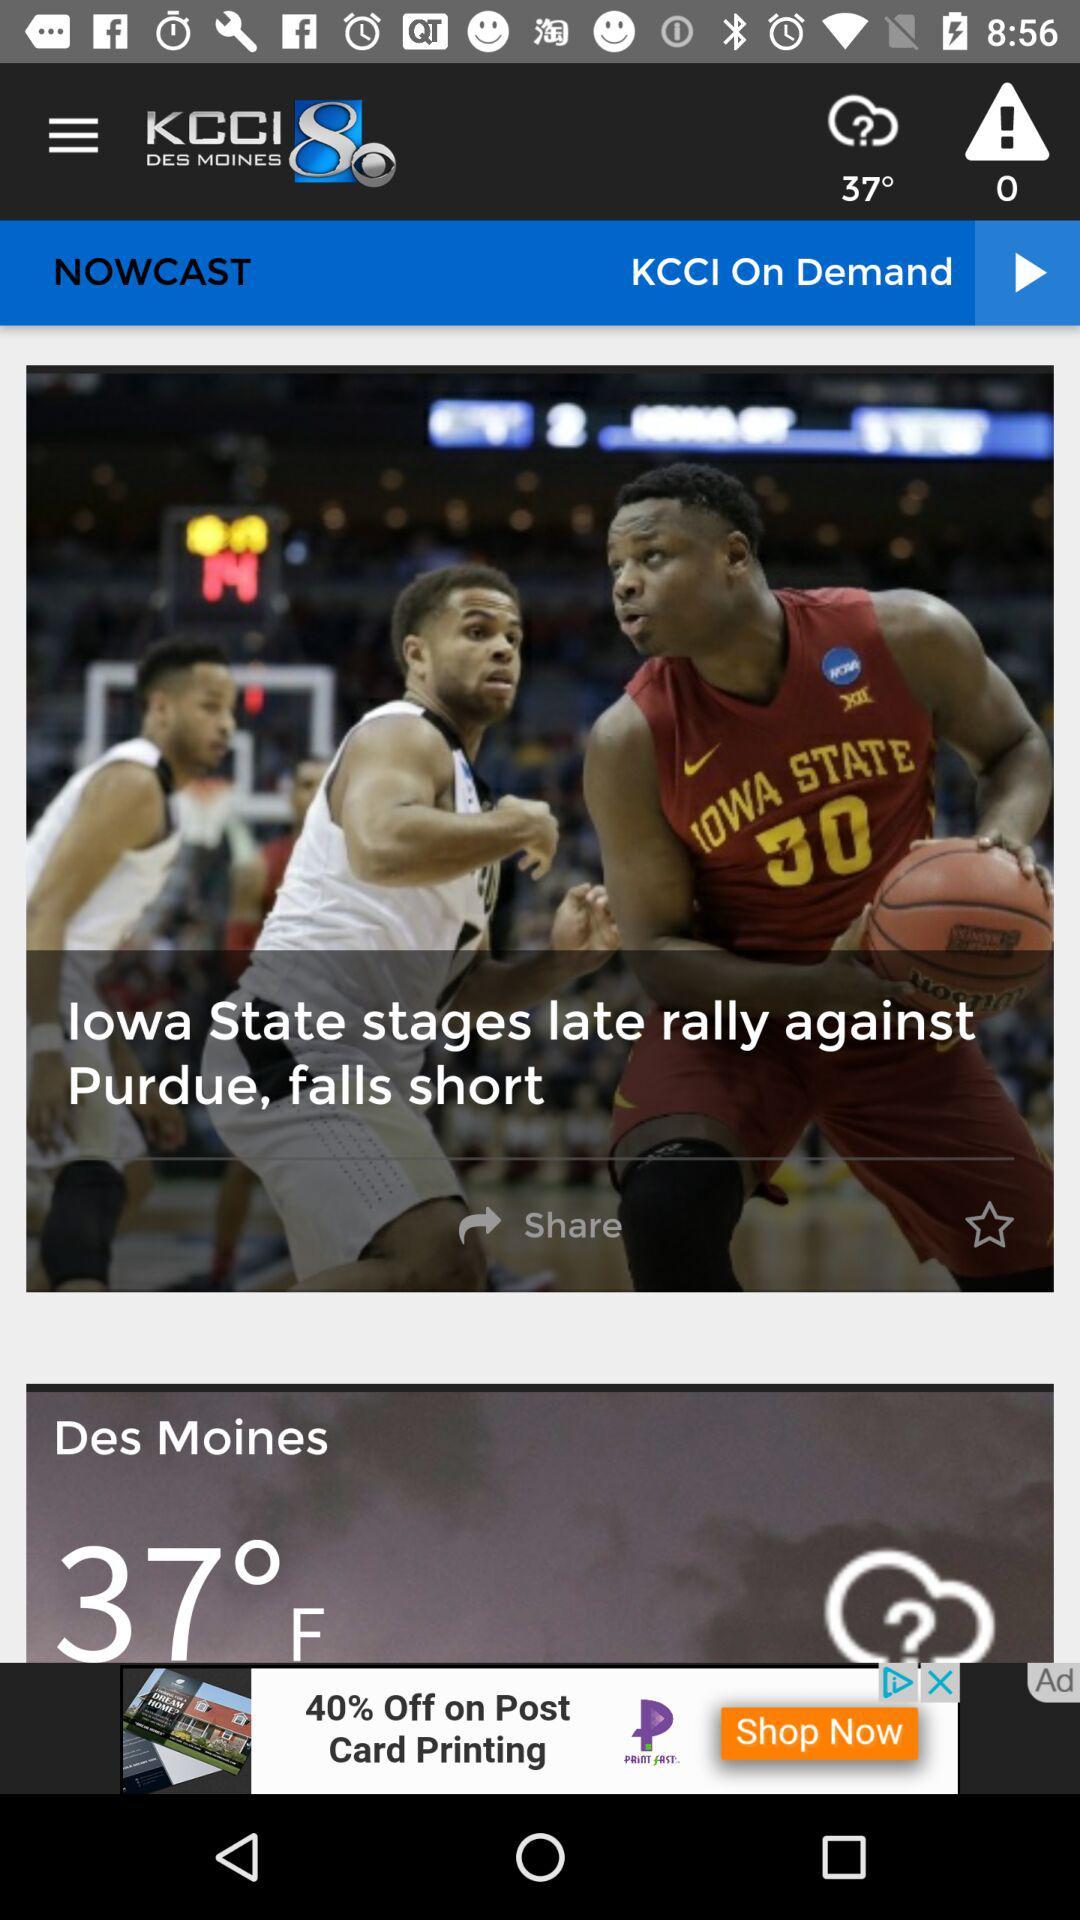 The image size is (1080, 1920). Describe the element at coordinates (72, 135) in the screenshot. I see `the menu icon` at that location.